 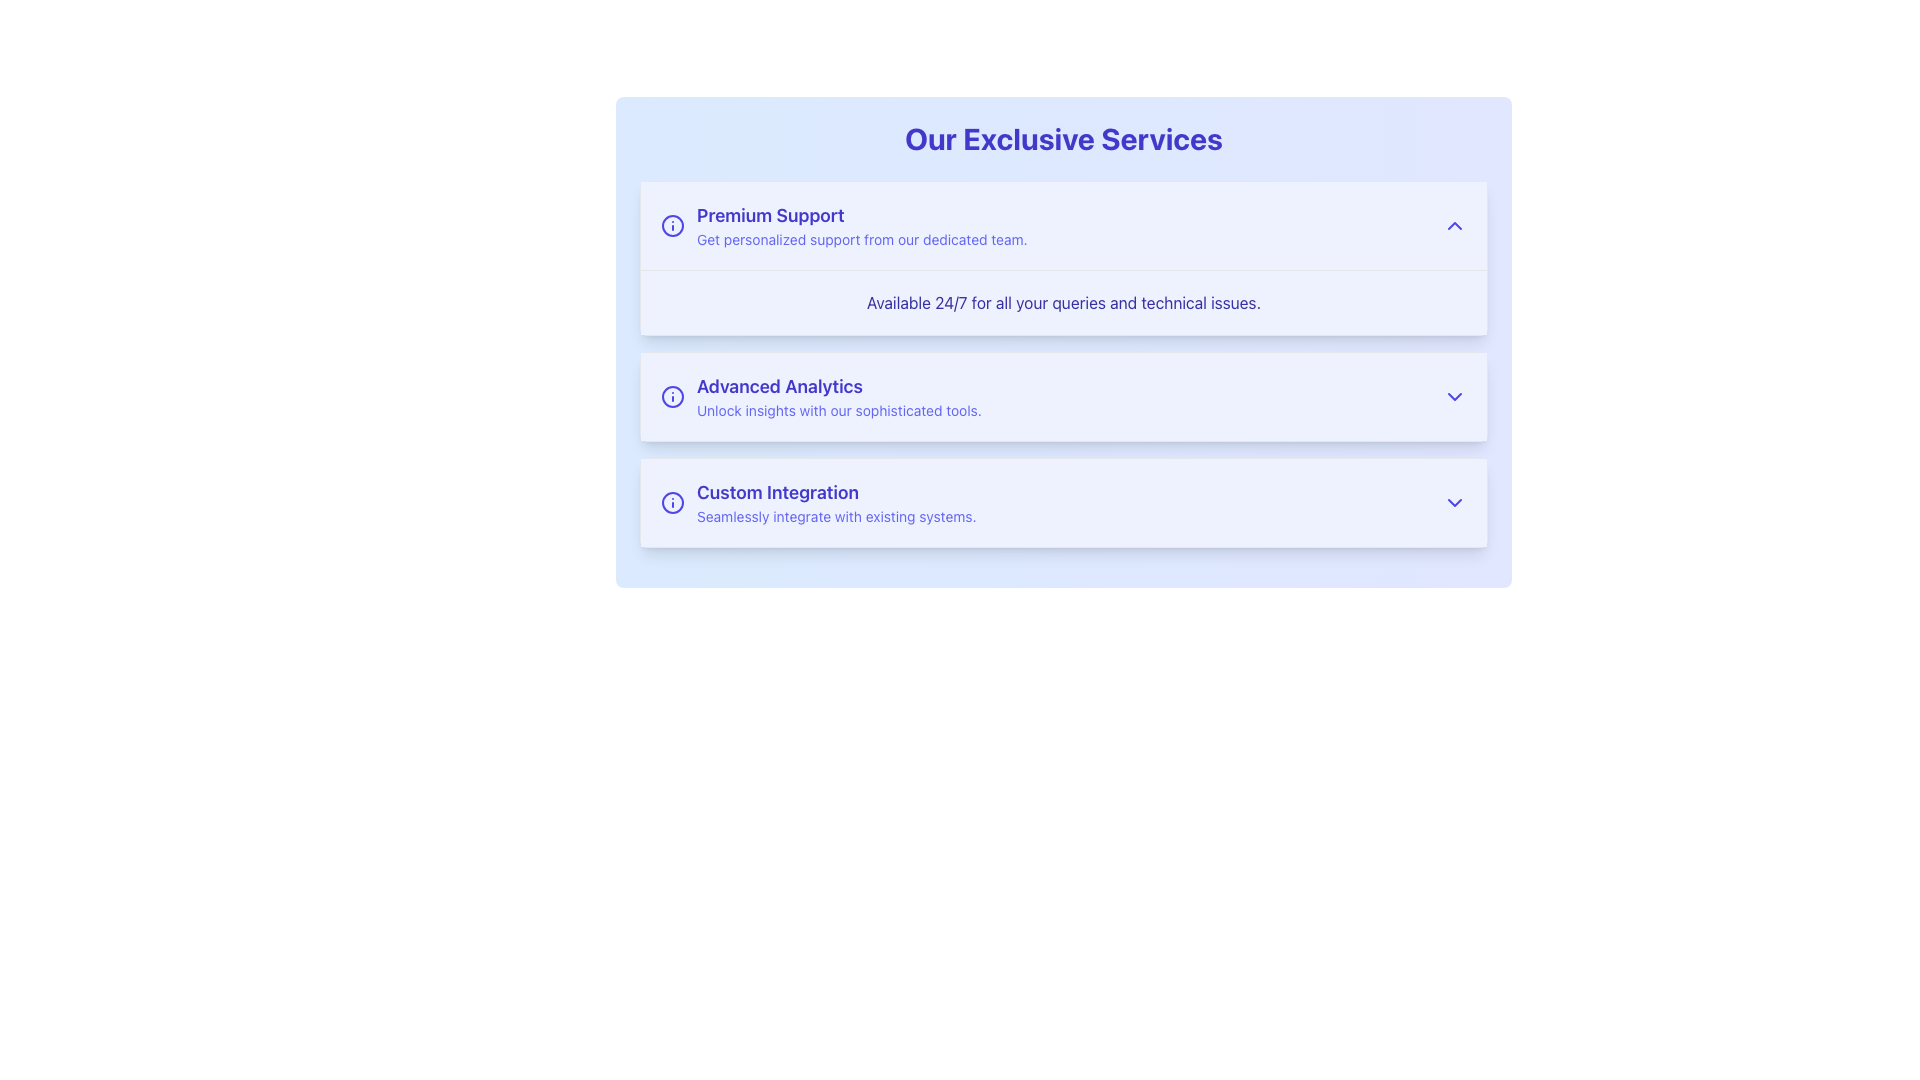 What do you see at coordinates (839, 386) in the screenshot?
I see `the bold text element reading 'Advanced Analytics' located above the subtitle 'Unlock insights with our sophisticated tools' in the card-like section under 'Our Exclusive Services'` at bounding box center [839, 386].